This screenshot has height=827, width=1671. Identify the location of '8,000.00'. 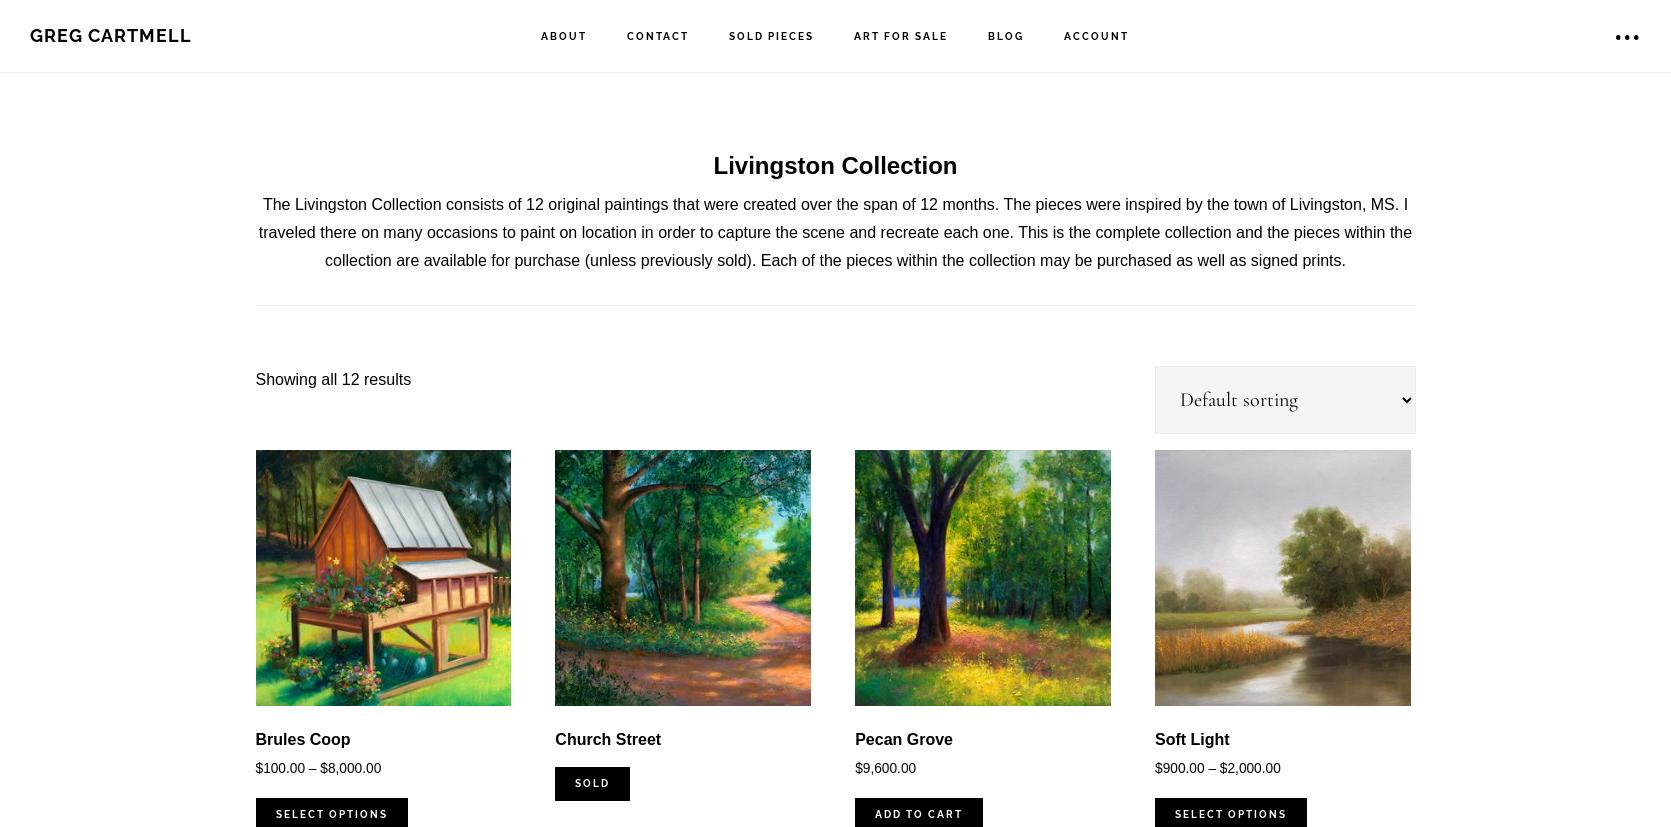
(352, 767).